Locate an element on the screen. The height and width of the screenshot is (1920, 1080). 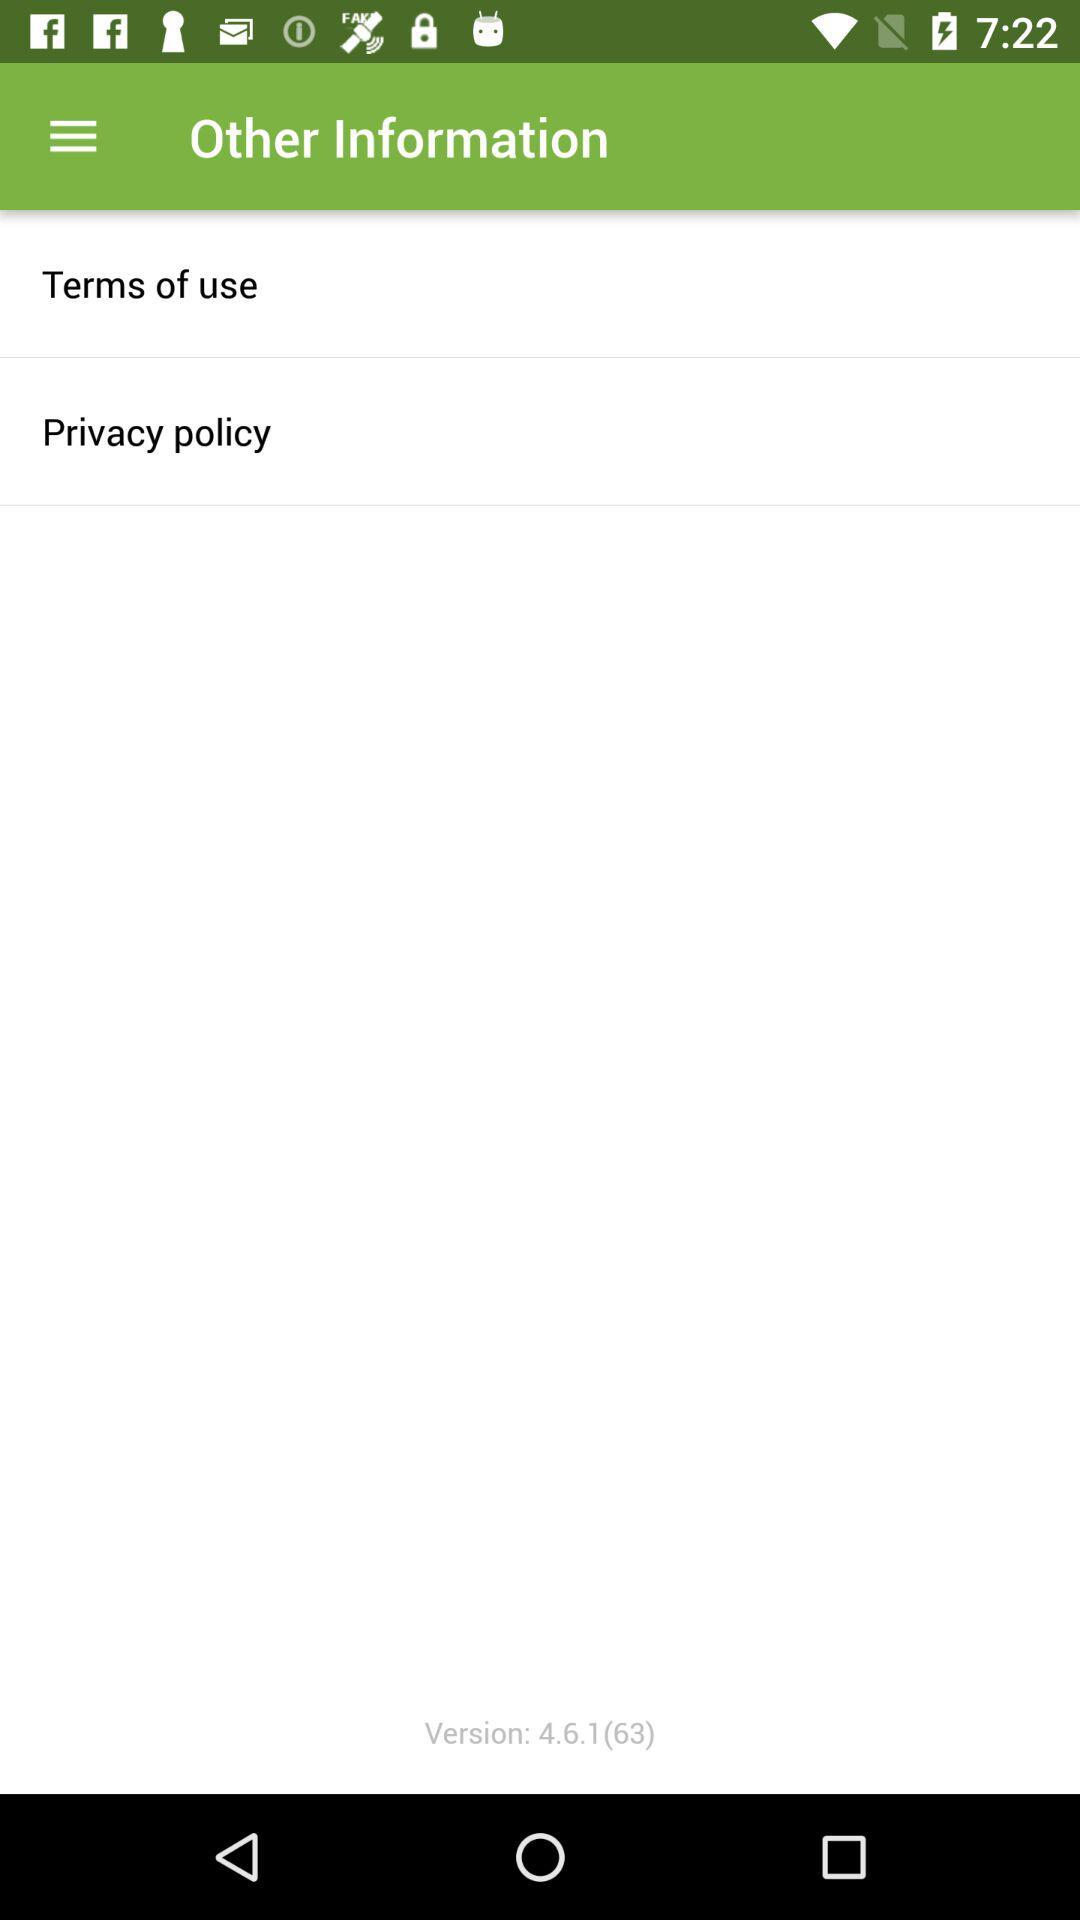
open app menu is located at coordinates (72, 135).